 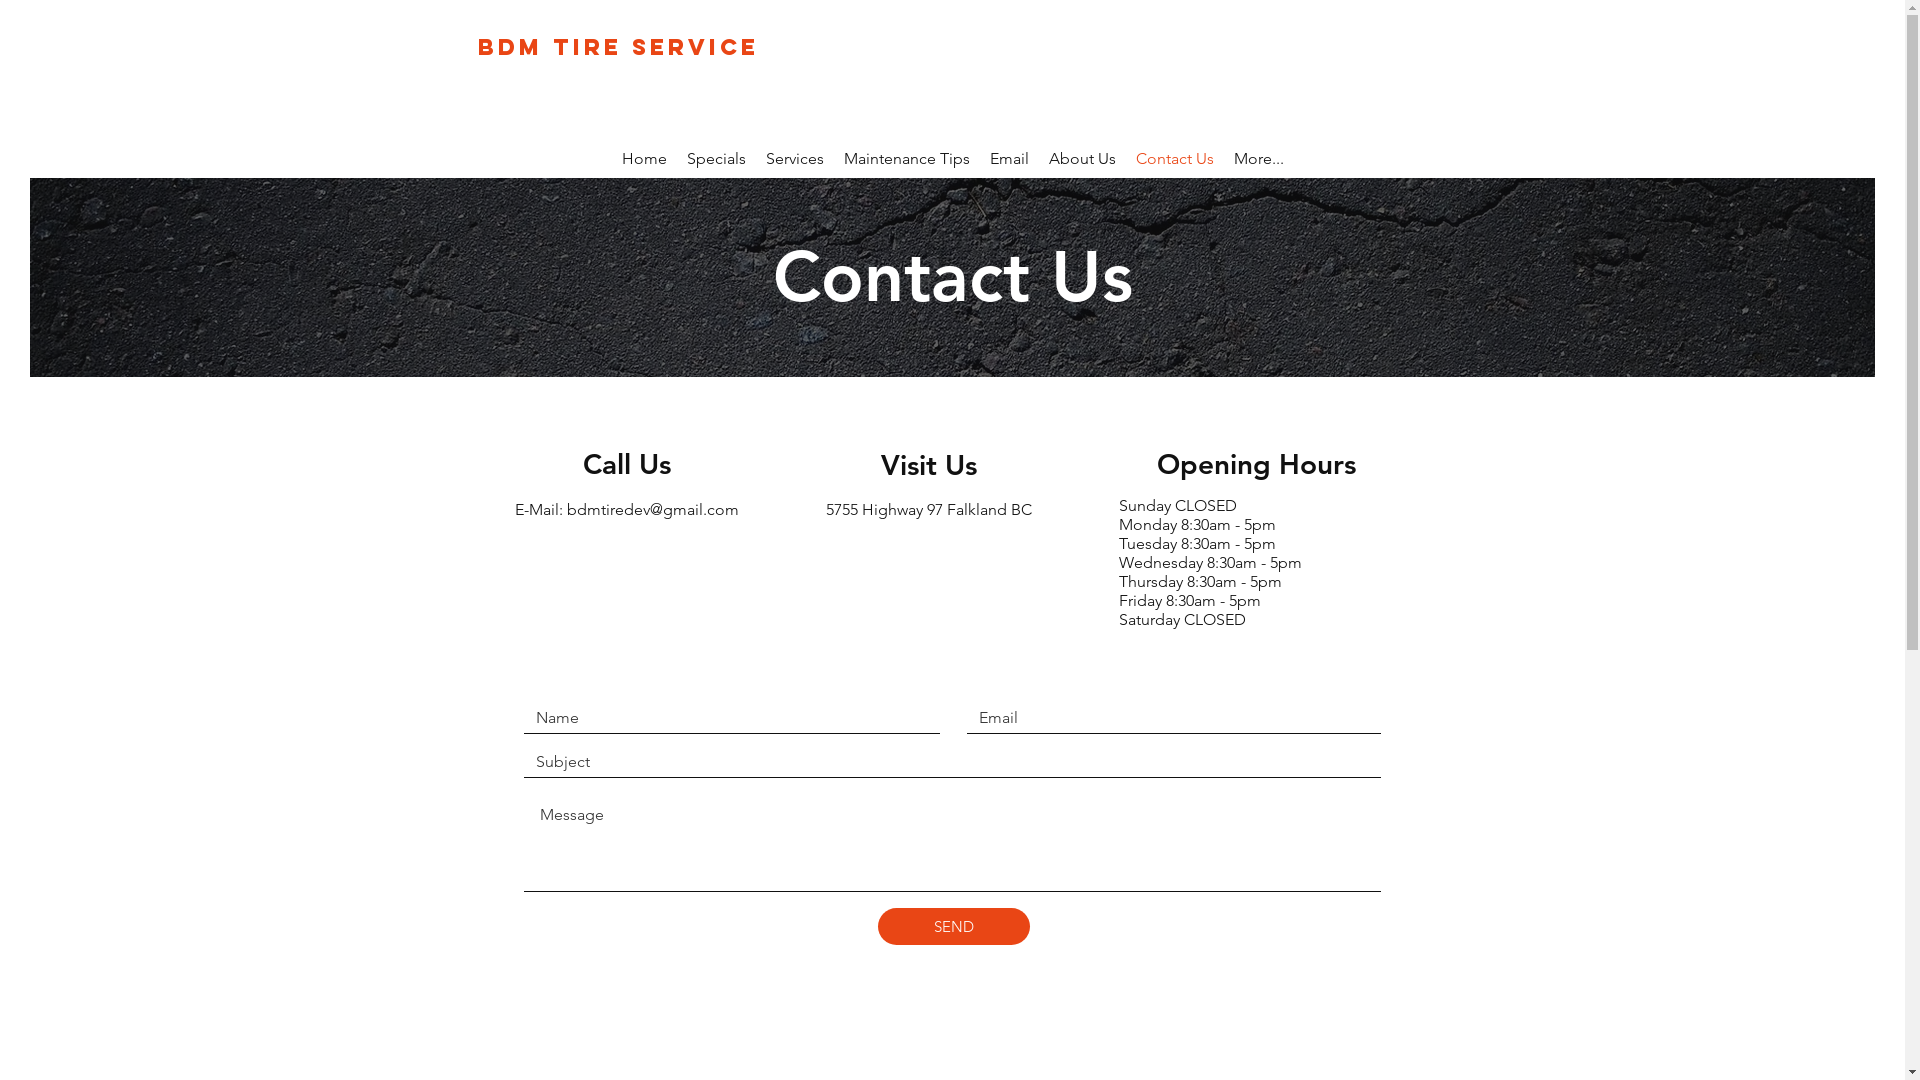 I want to click on 'SEND', so click(x=878, y=926).